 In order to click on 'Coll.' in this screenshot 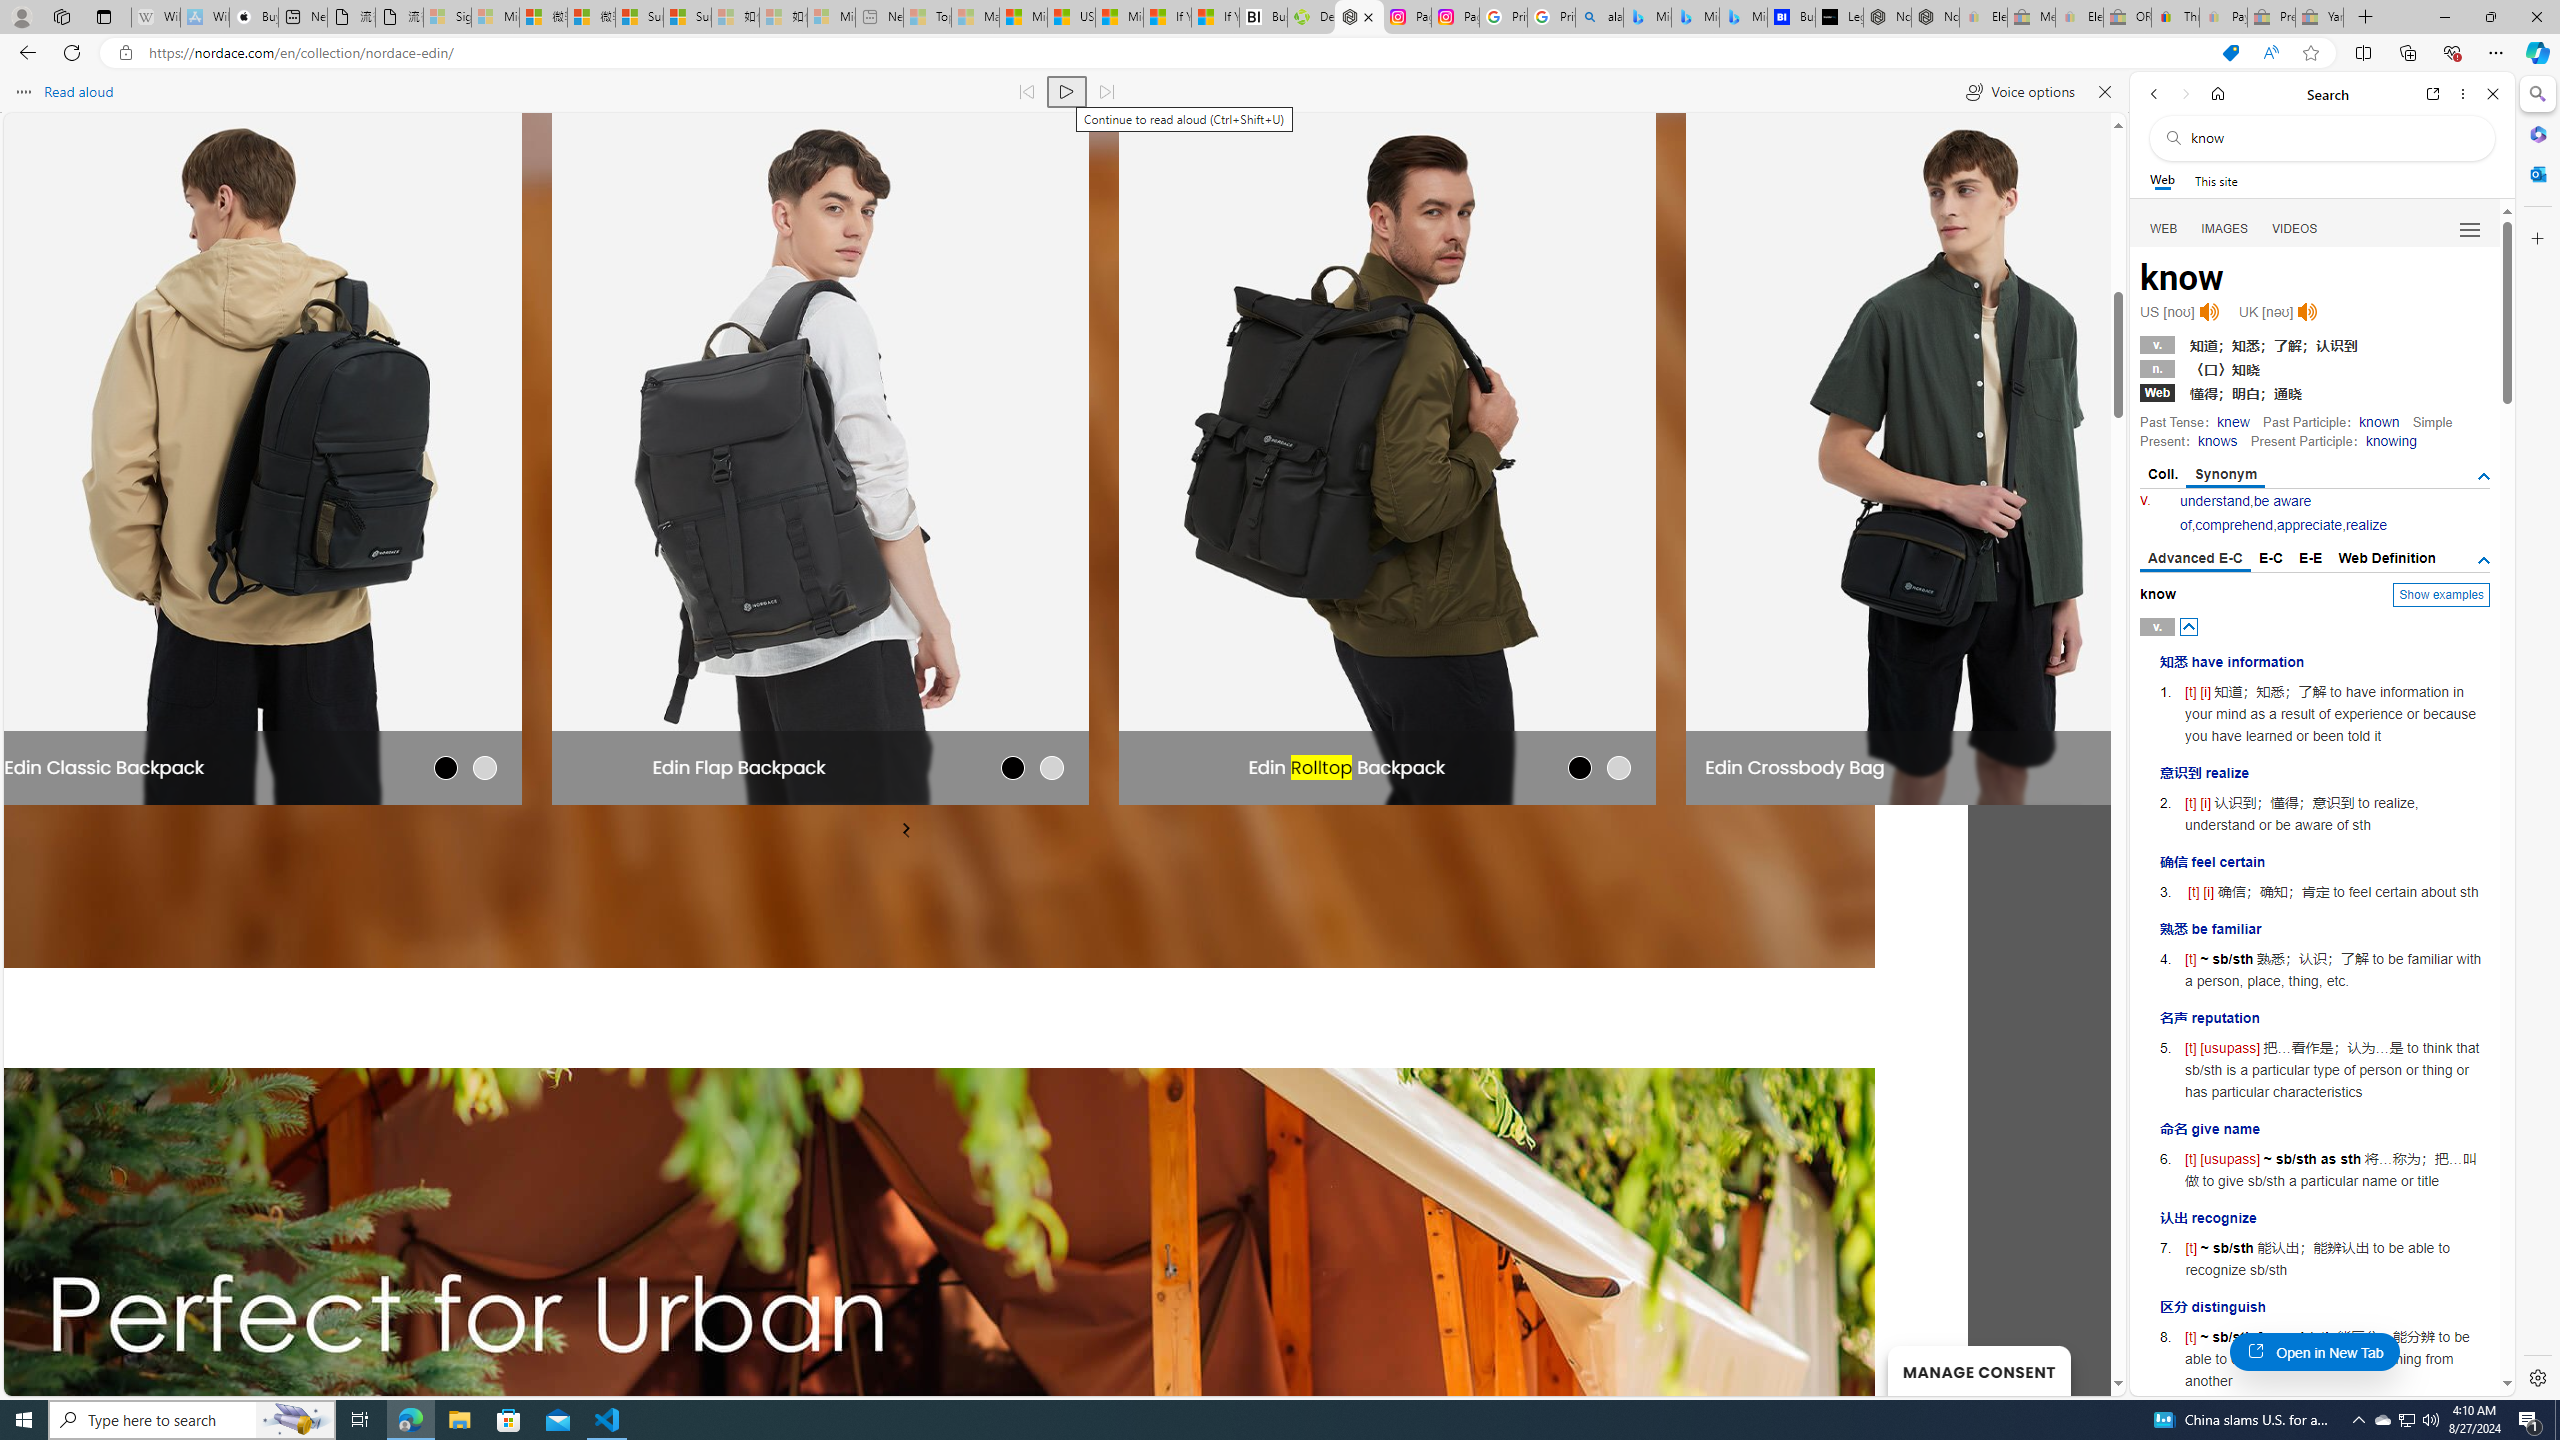, I will do `click(2162, 474)`.